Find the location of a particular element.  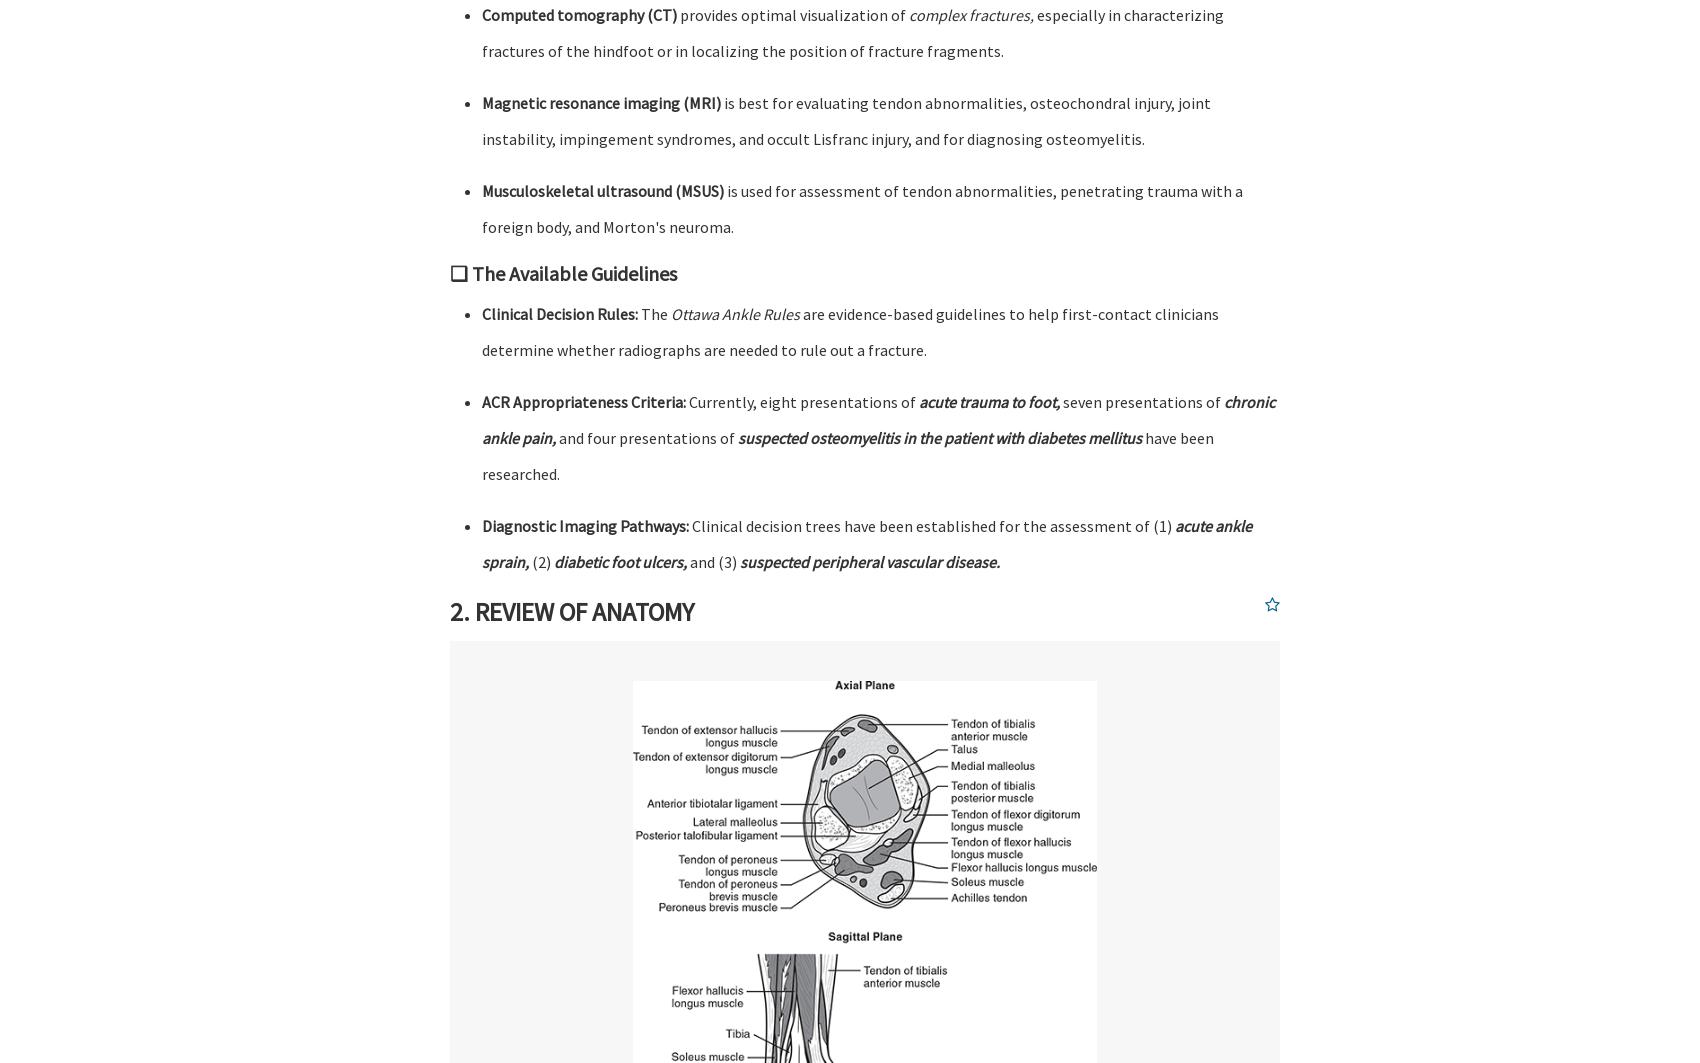

'is used for assessment of tendon abnormalities, penetrating trauma with a foreign body, and Morton's neuroma.' is located at coordinates (862, 208).